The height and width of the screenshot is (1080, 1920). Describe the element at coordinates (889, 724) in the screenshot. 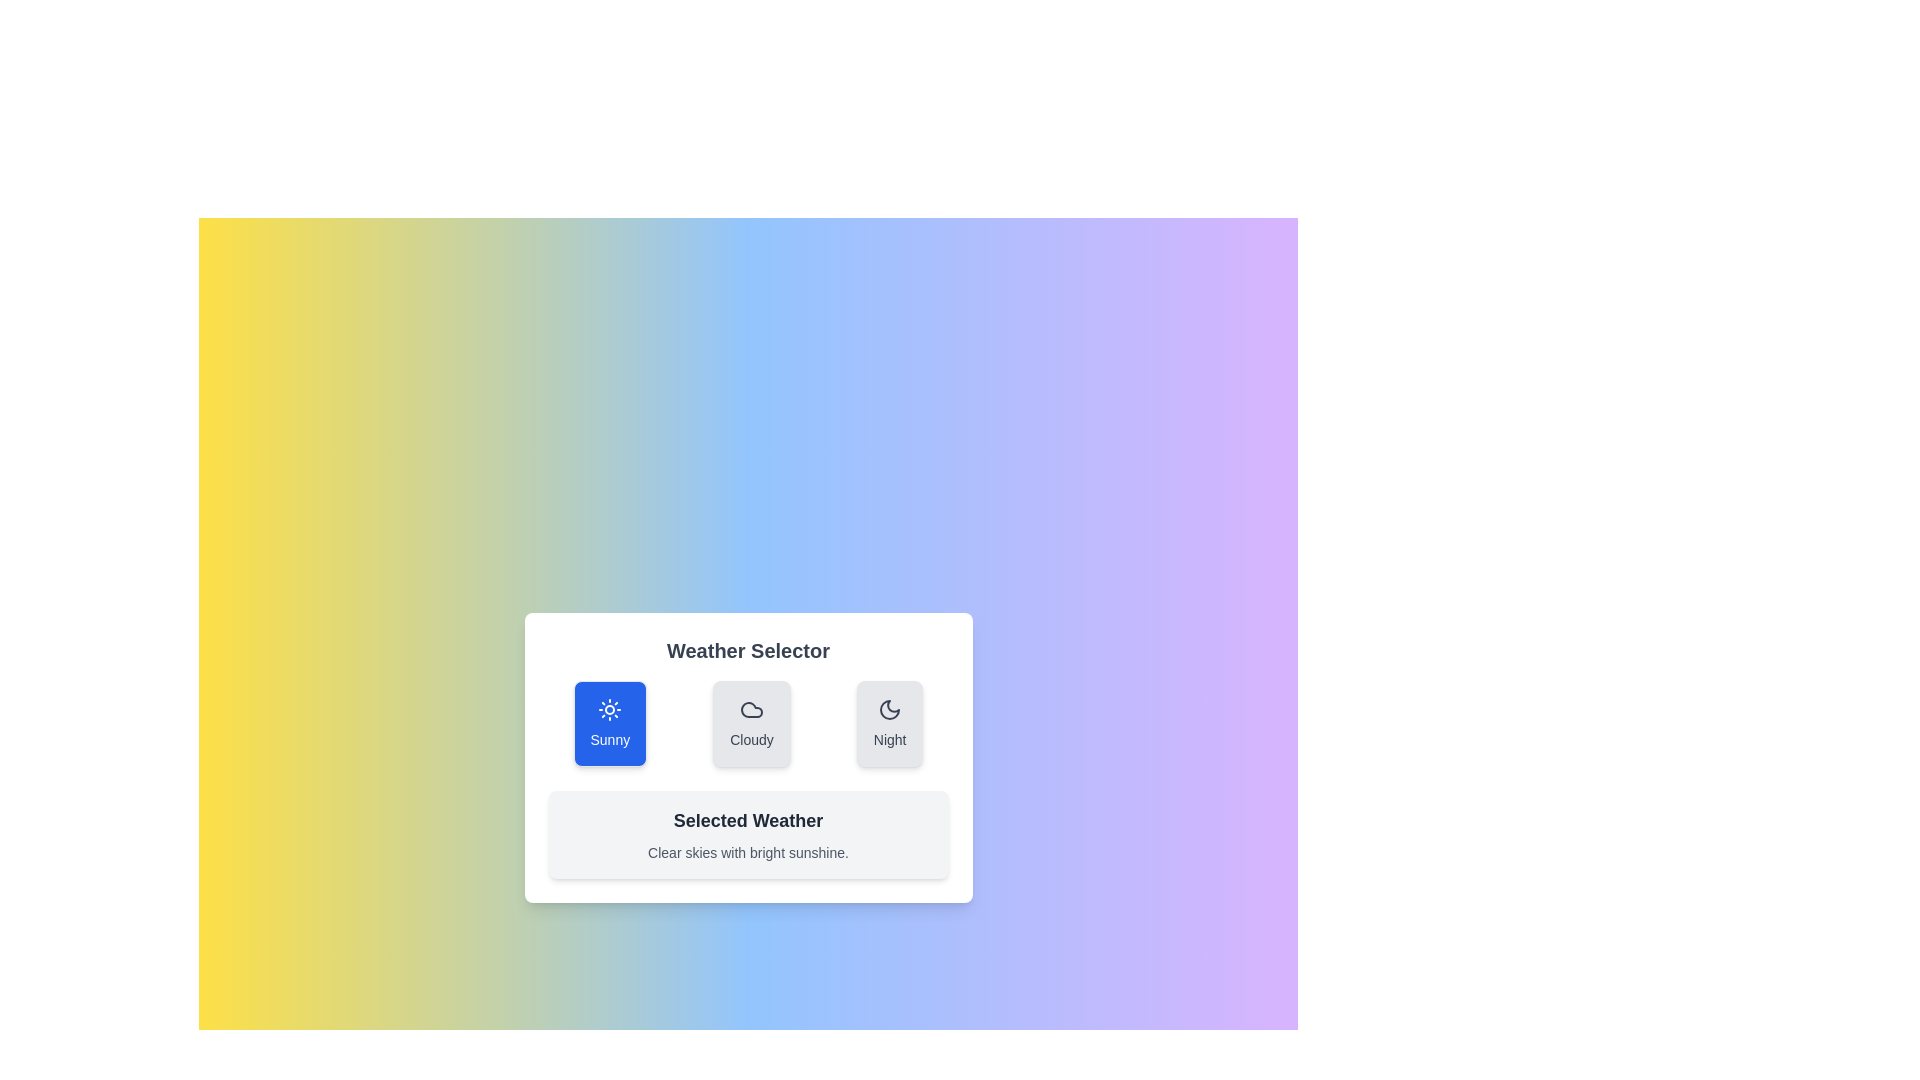

I see `the 'Night' weather condition button located in the 'Weather Selector' section, which is the third button from the left in a horizontal row of three buttons` at that location.